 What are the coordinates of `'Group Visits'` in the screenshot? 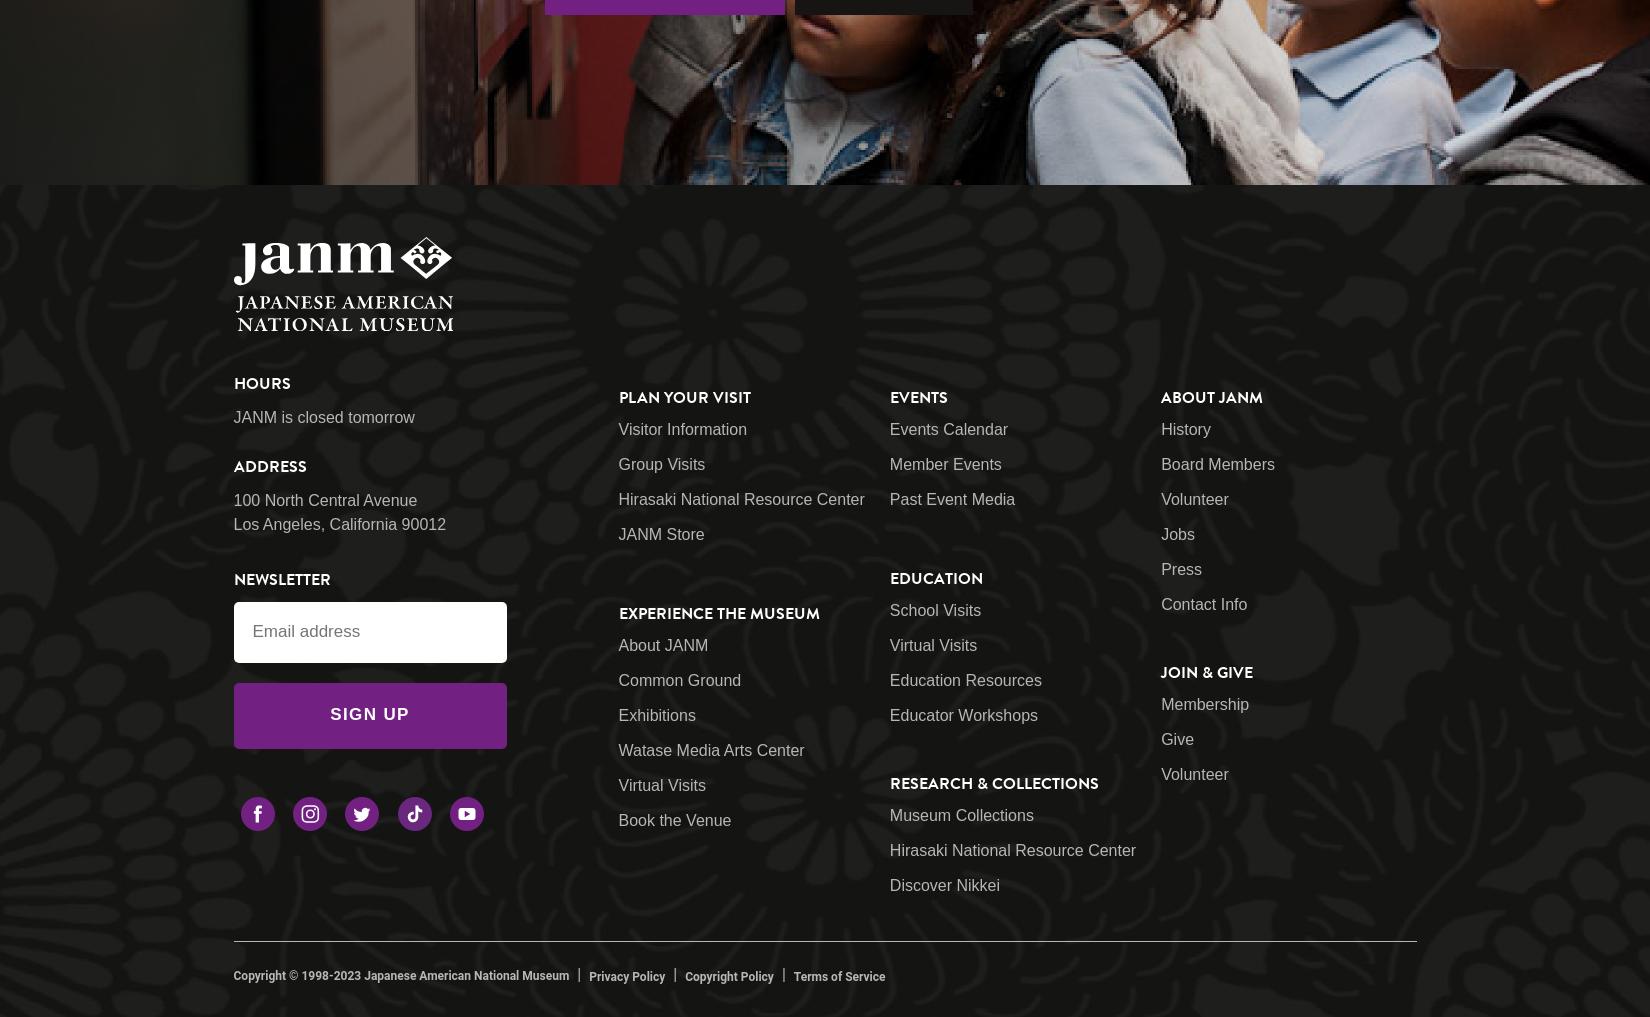 It's located at (660, 463).